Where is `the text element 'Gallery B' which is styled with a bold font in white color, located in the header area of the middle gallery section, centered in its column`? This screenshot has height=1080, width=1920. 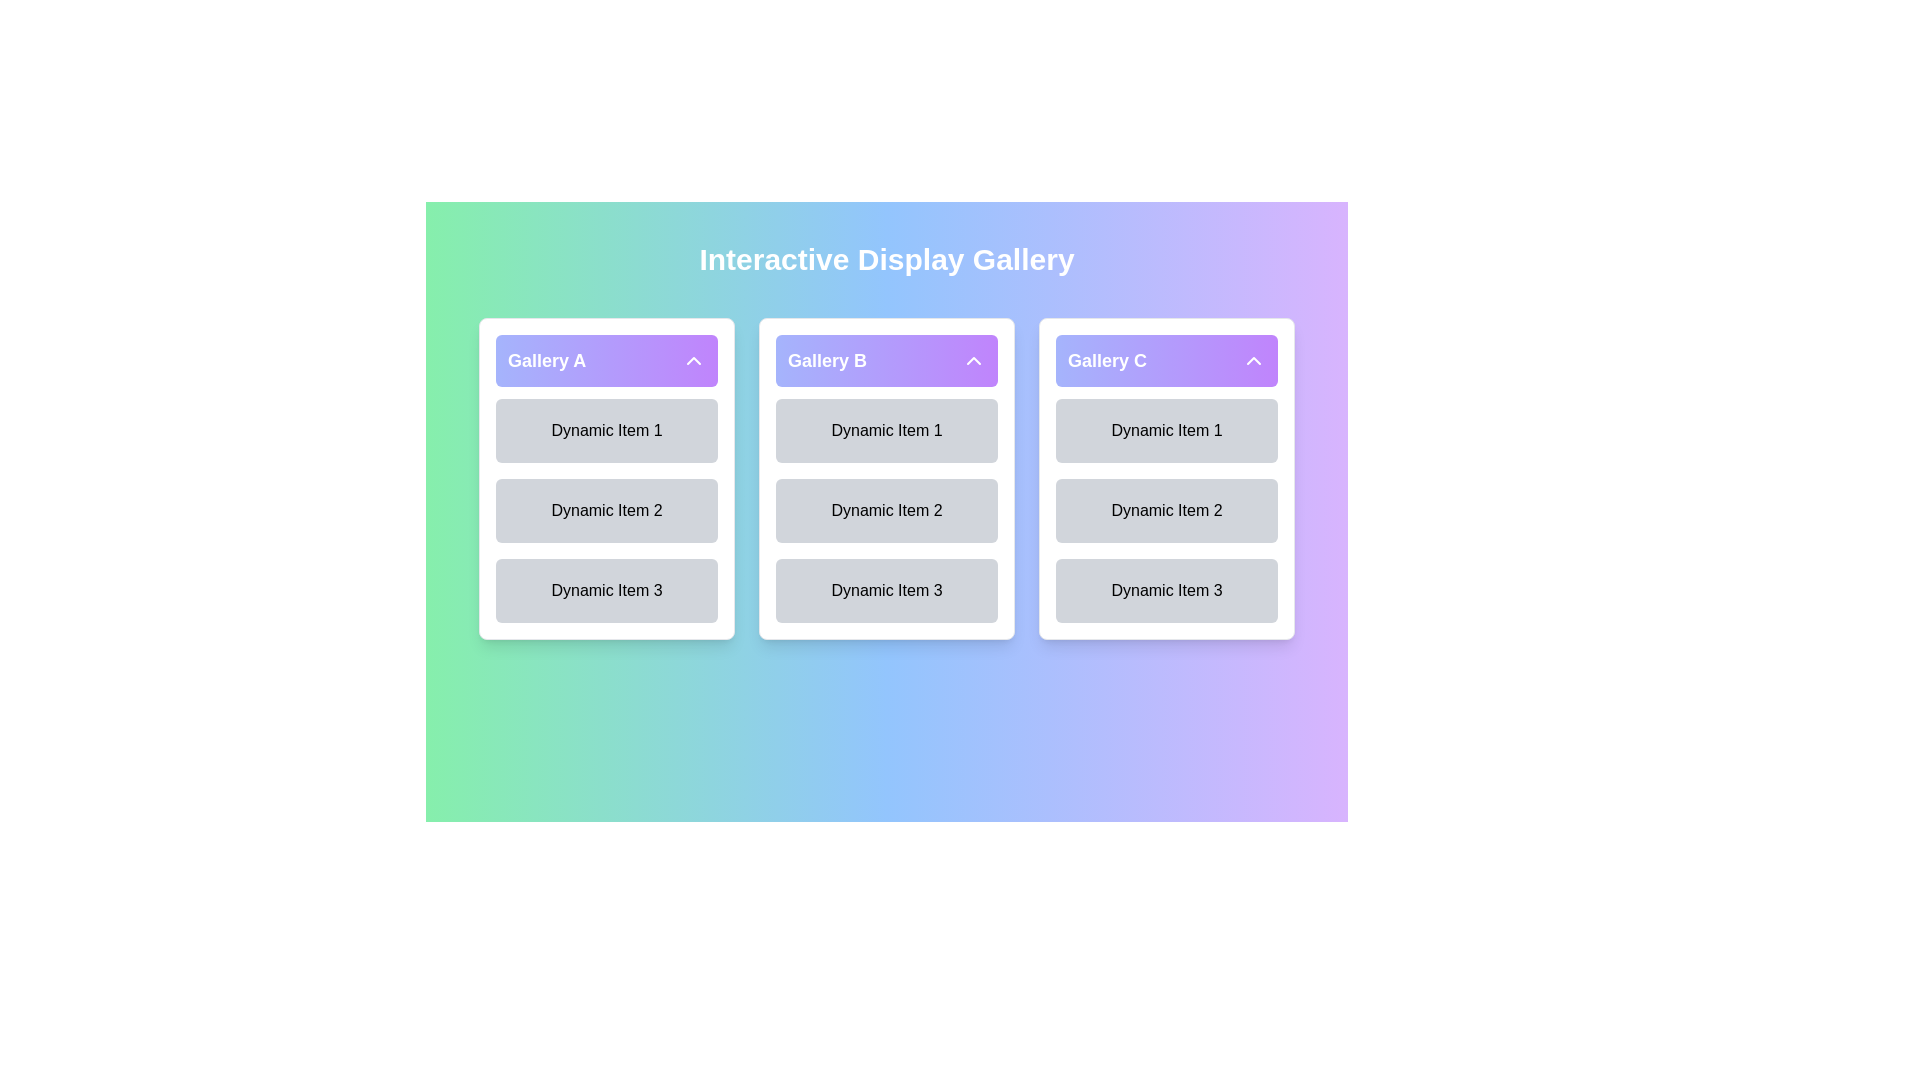
the text element 'Gallery B' which is styled with a bold font in white color, located in the header area of the middle gallery section, centered in its column is located at coordinates (827, 361).